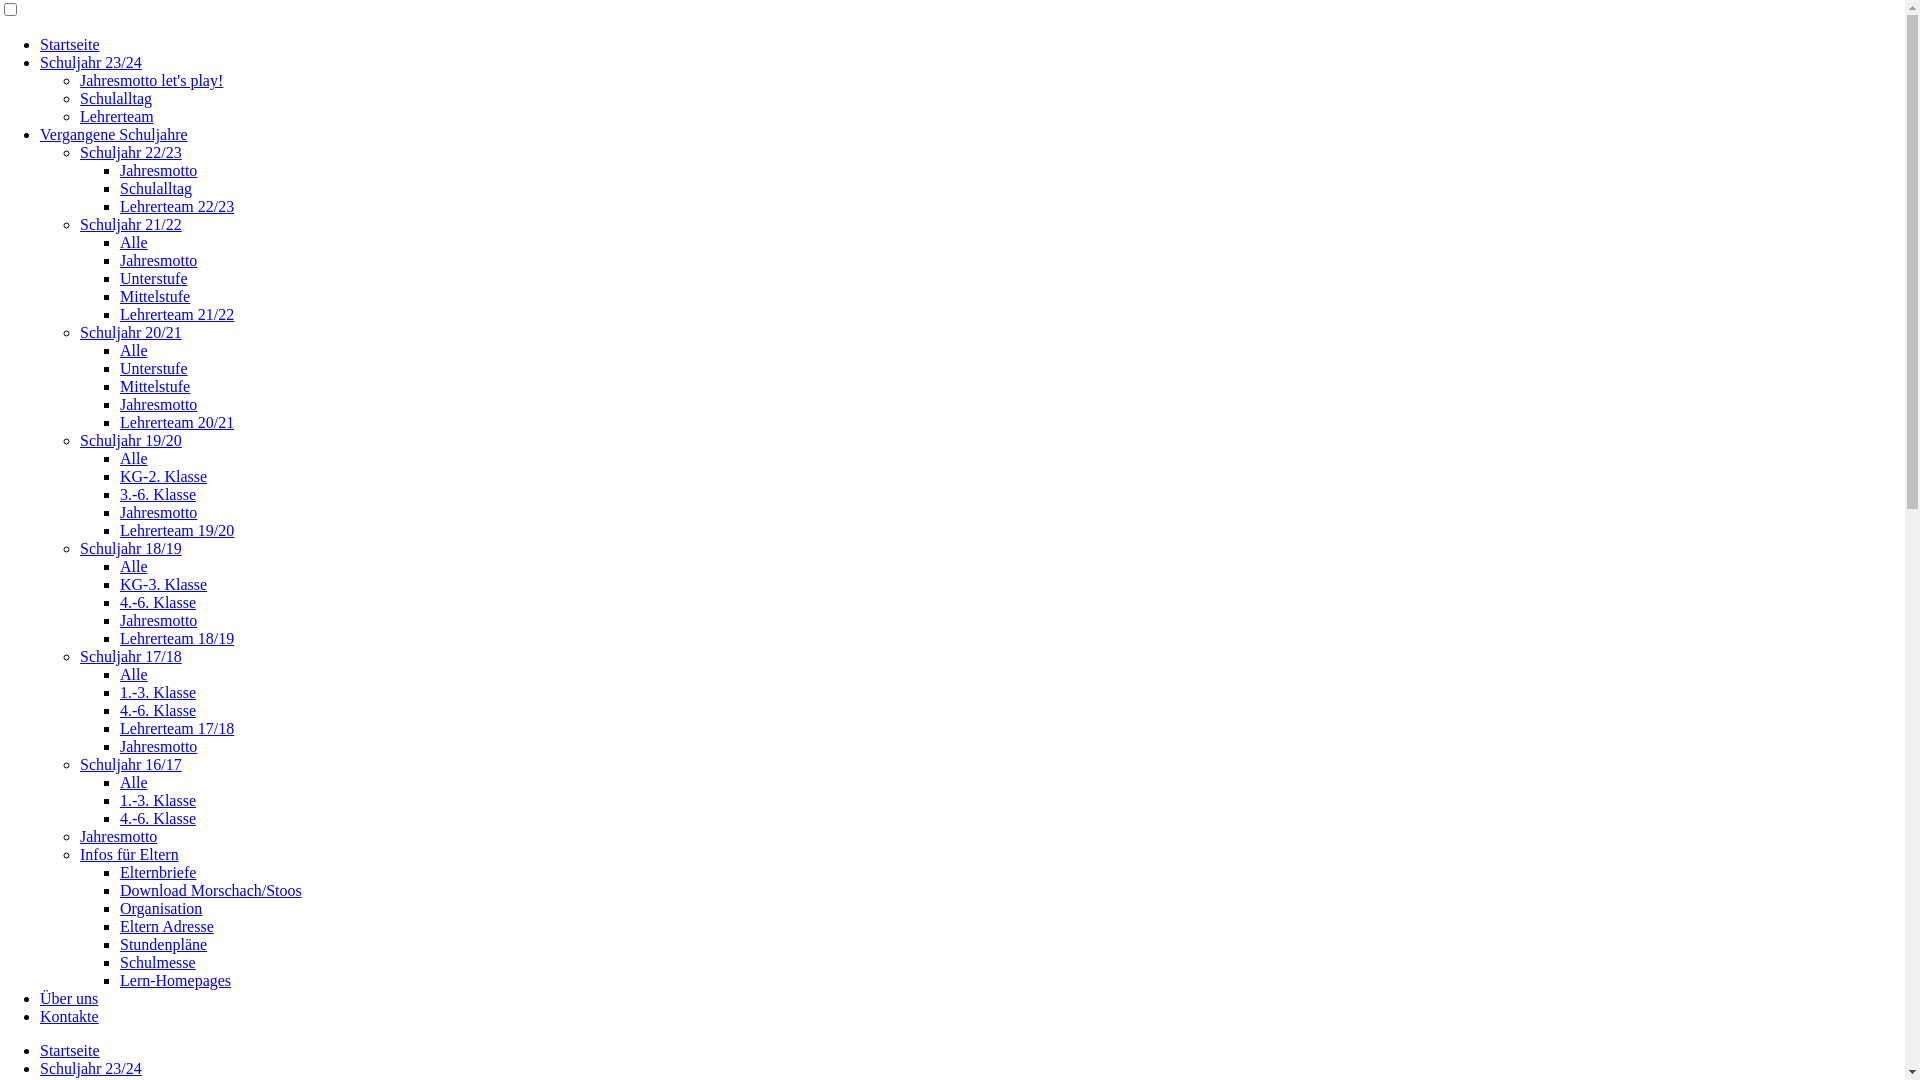  I want to click on '4.-6. Klasse', so click(157, 601).